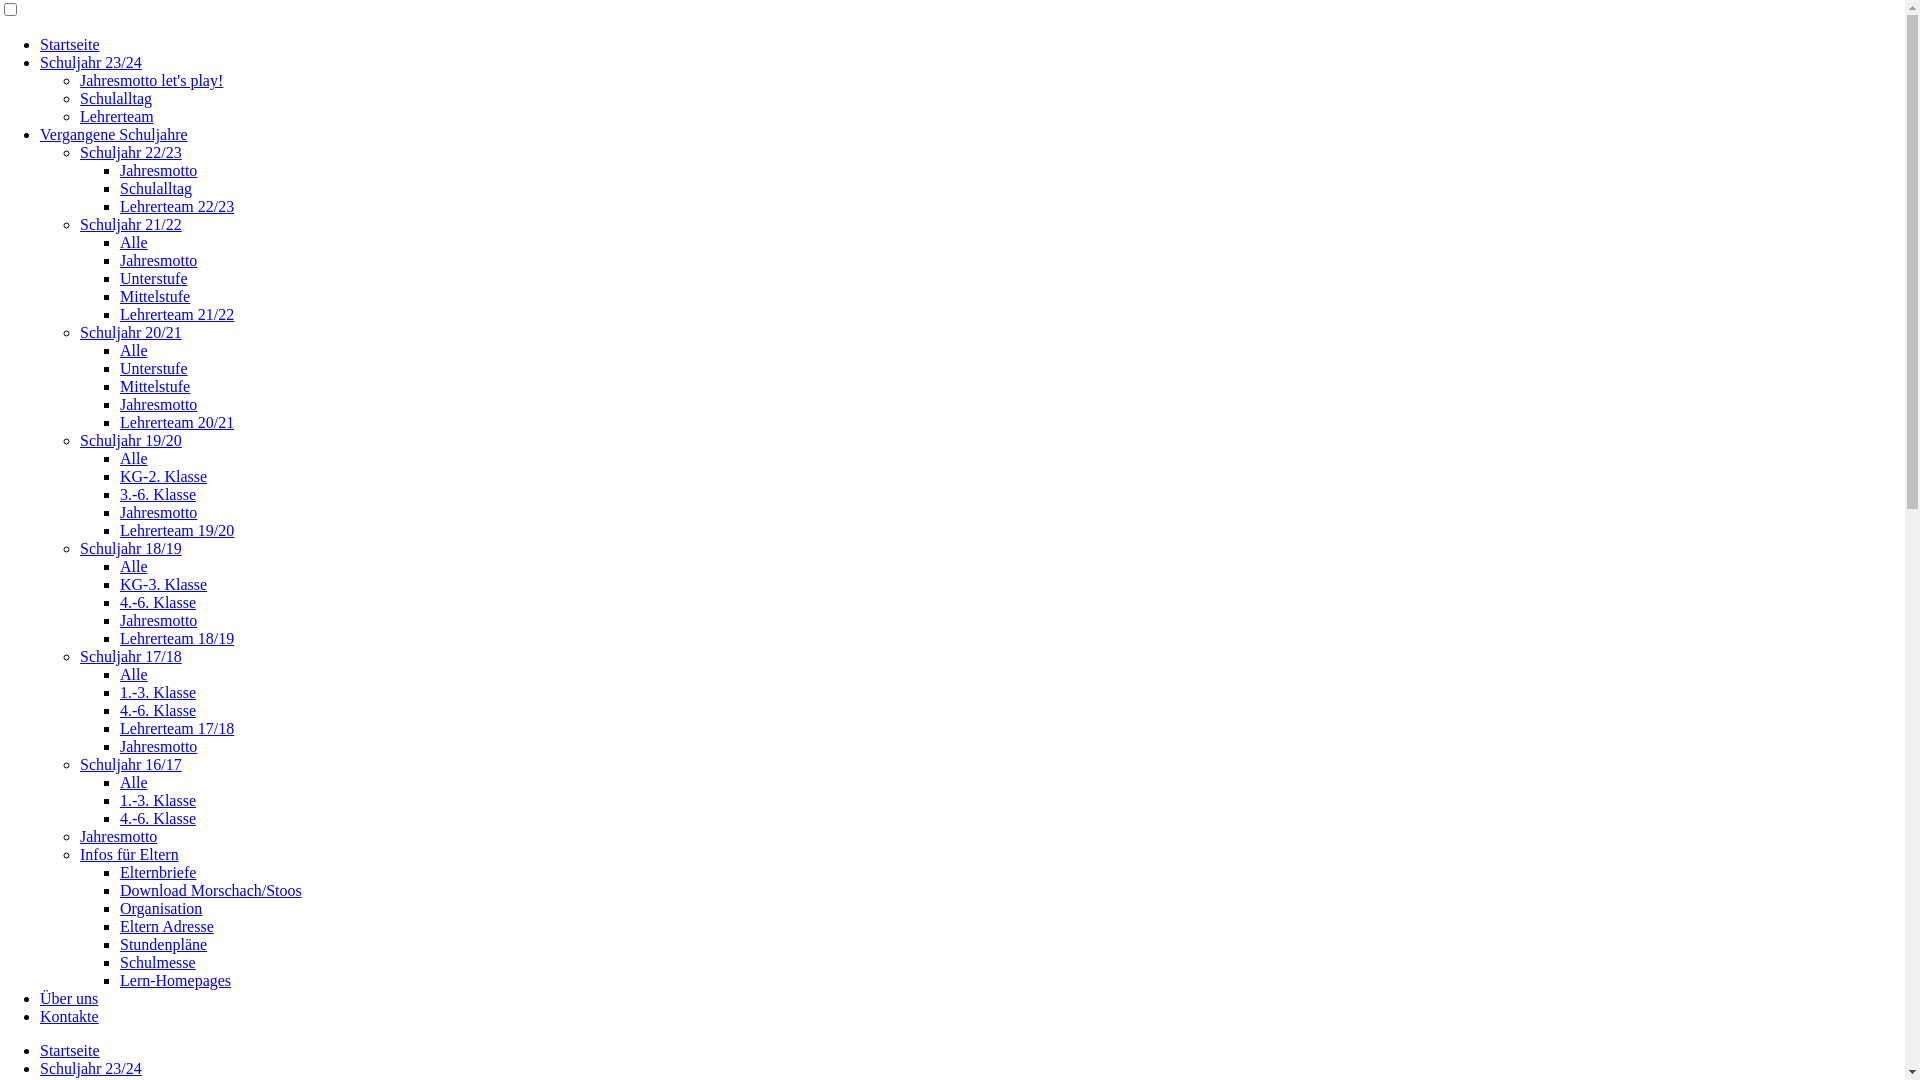  I want to click on '4.-6. Klasse', so click(157, 601).